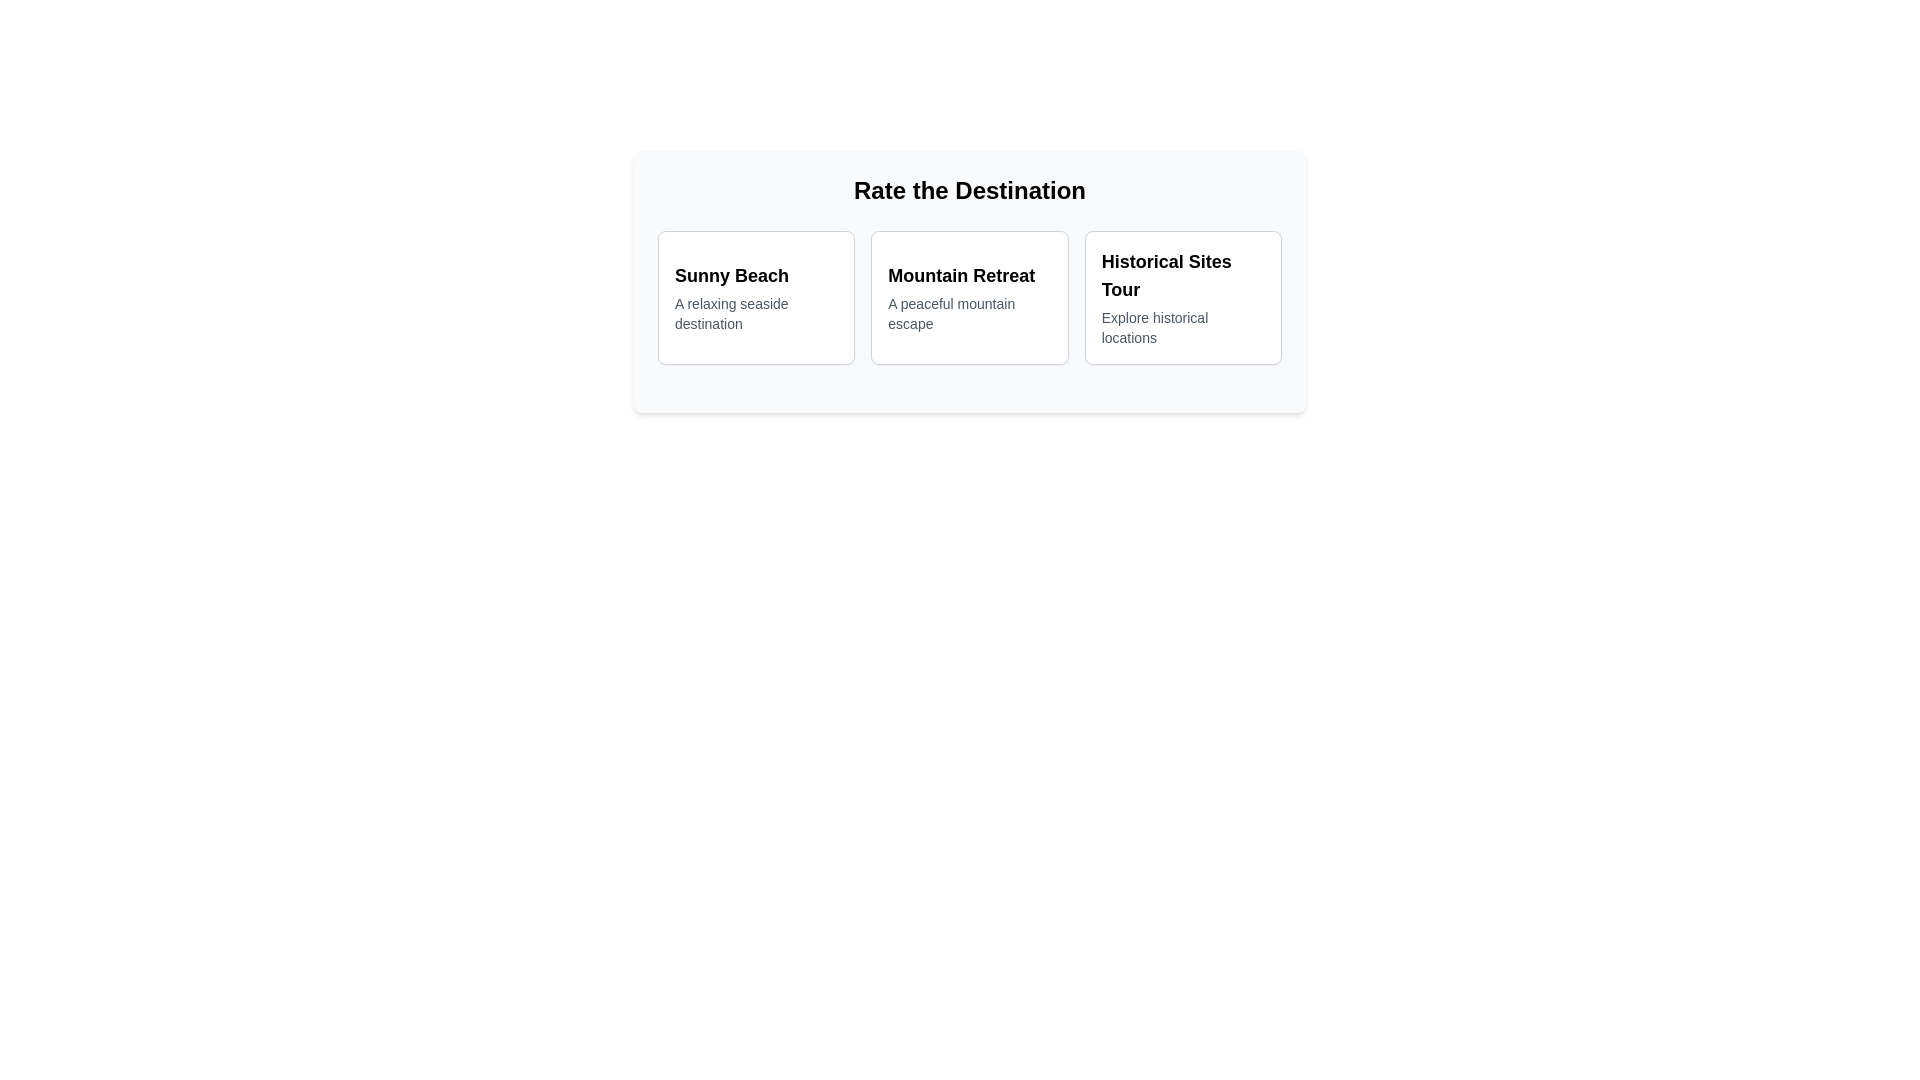  What do you see at coordinates (969, 297) in the screenshot?
I see `the second card in the 'Rate the Destination' section, which features a bold title 'Mountain Retreat' and a description 'A peaceful mountain escape'` at bounding box center [969, 297].